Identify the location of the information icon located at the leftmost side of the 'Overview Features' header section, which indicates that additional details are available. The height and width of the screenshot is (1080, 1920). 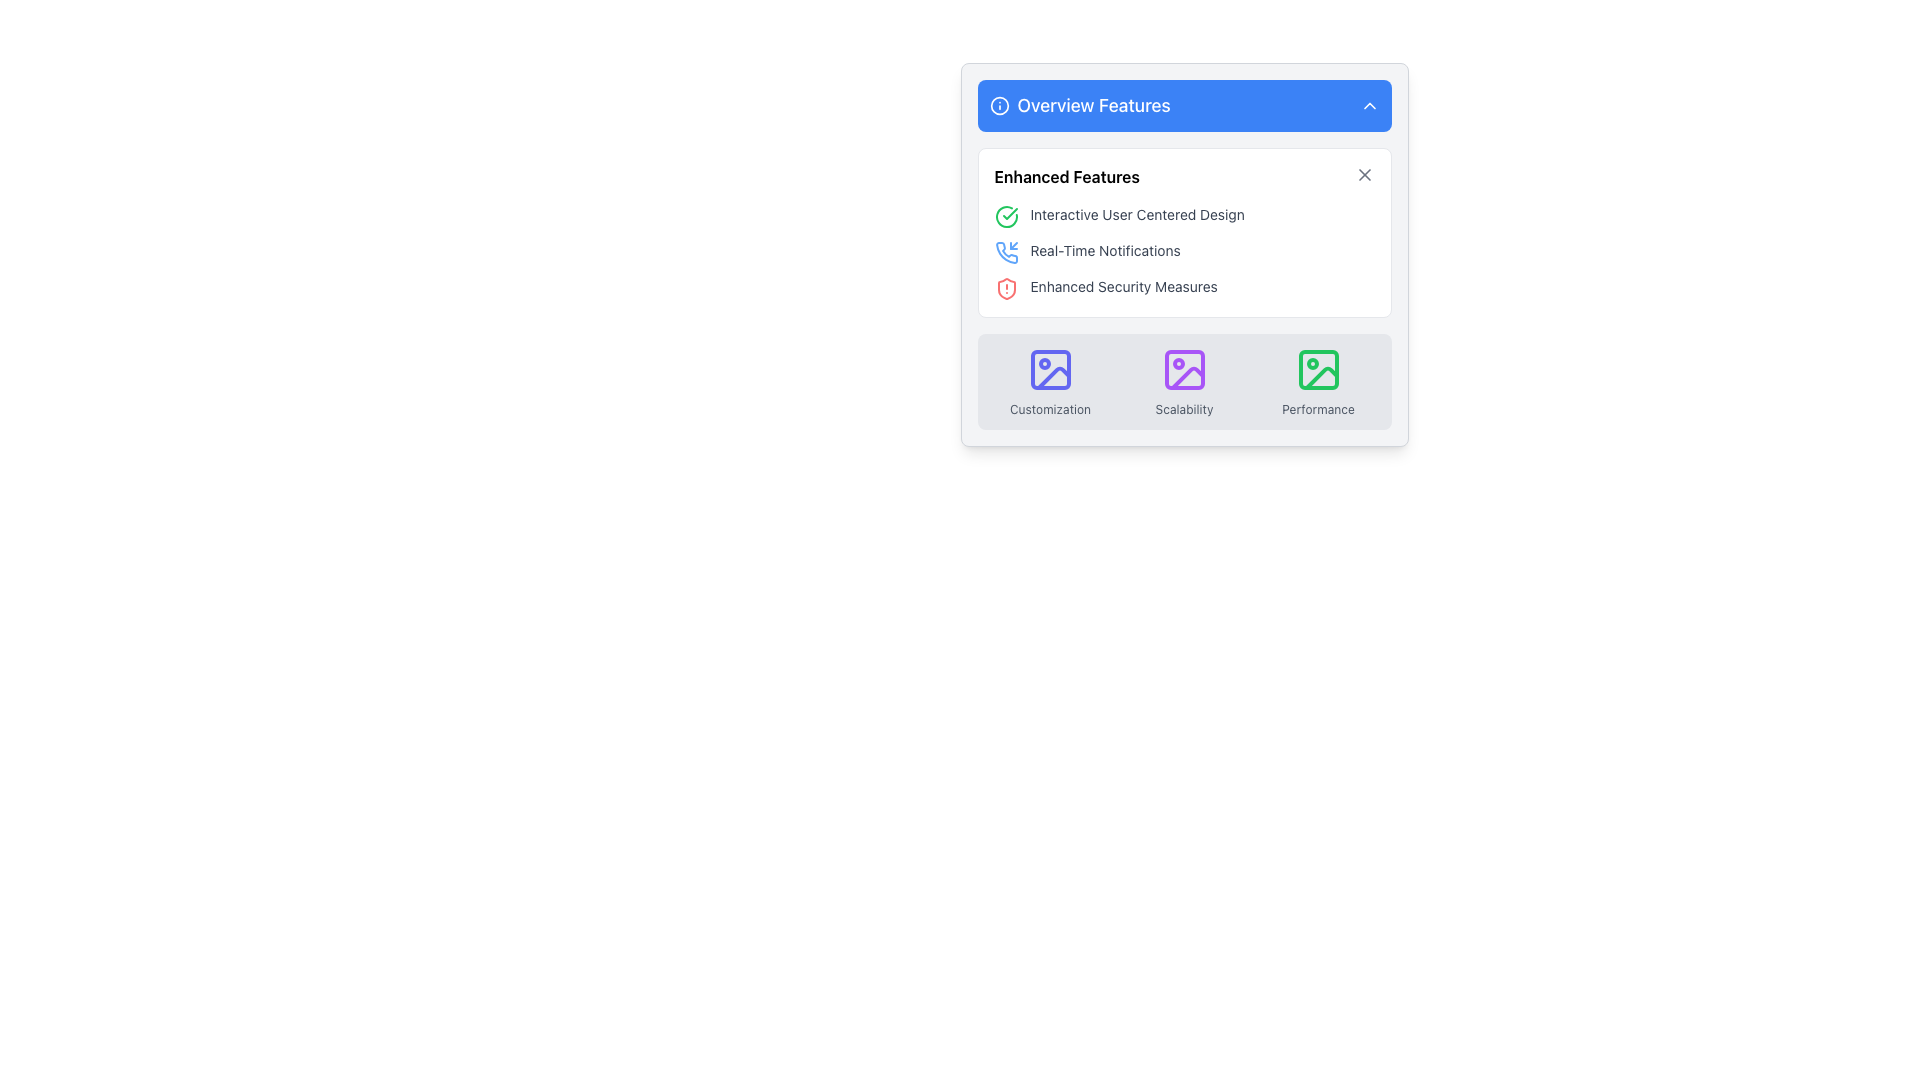
(999, 105).